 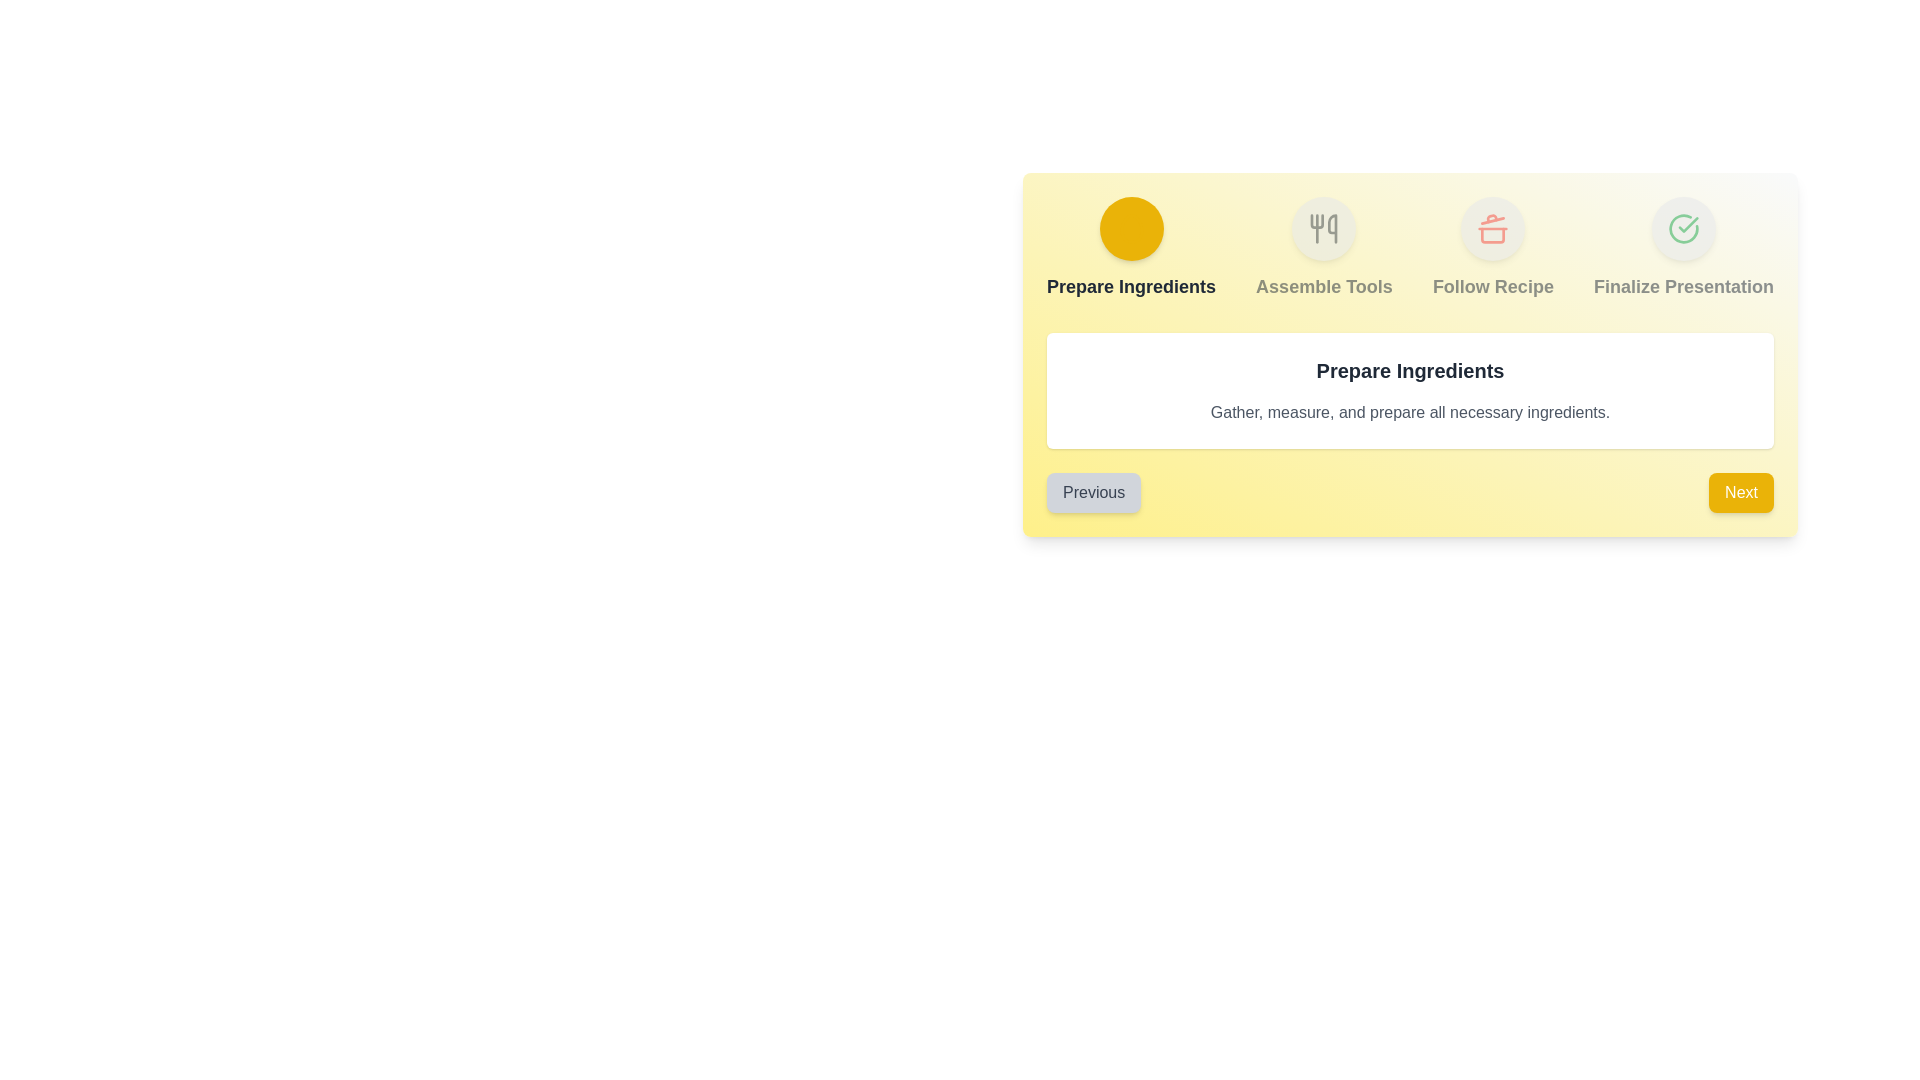 What do you see at coordinates (1740, 493) in the screenshot?
I see `the 'Next' button, which is a vibrant yellow rectangular button with white bold text, located in the lower-right corner of the yellow section of the recipe step interface` at bounding box center [1740, 493].